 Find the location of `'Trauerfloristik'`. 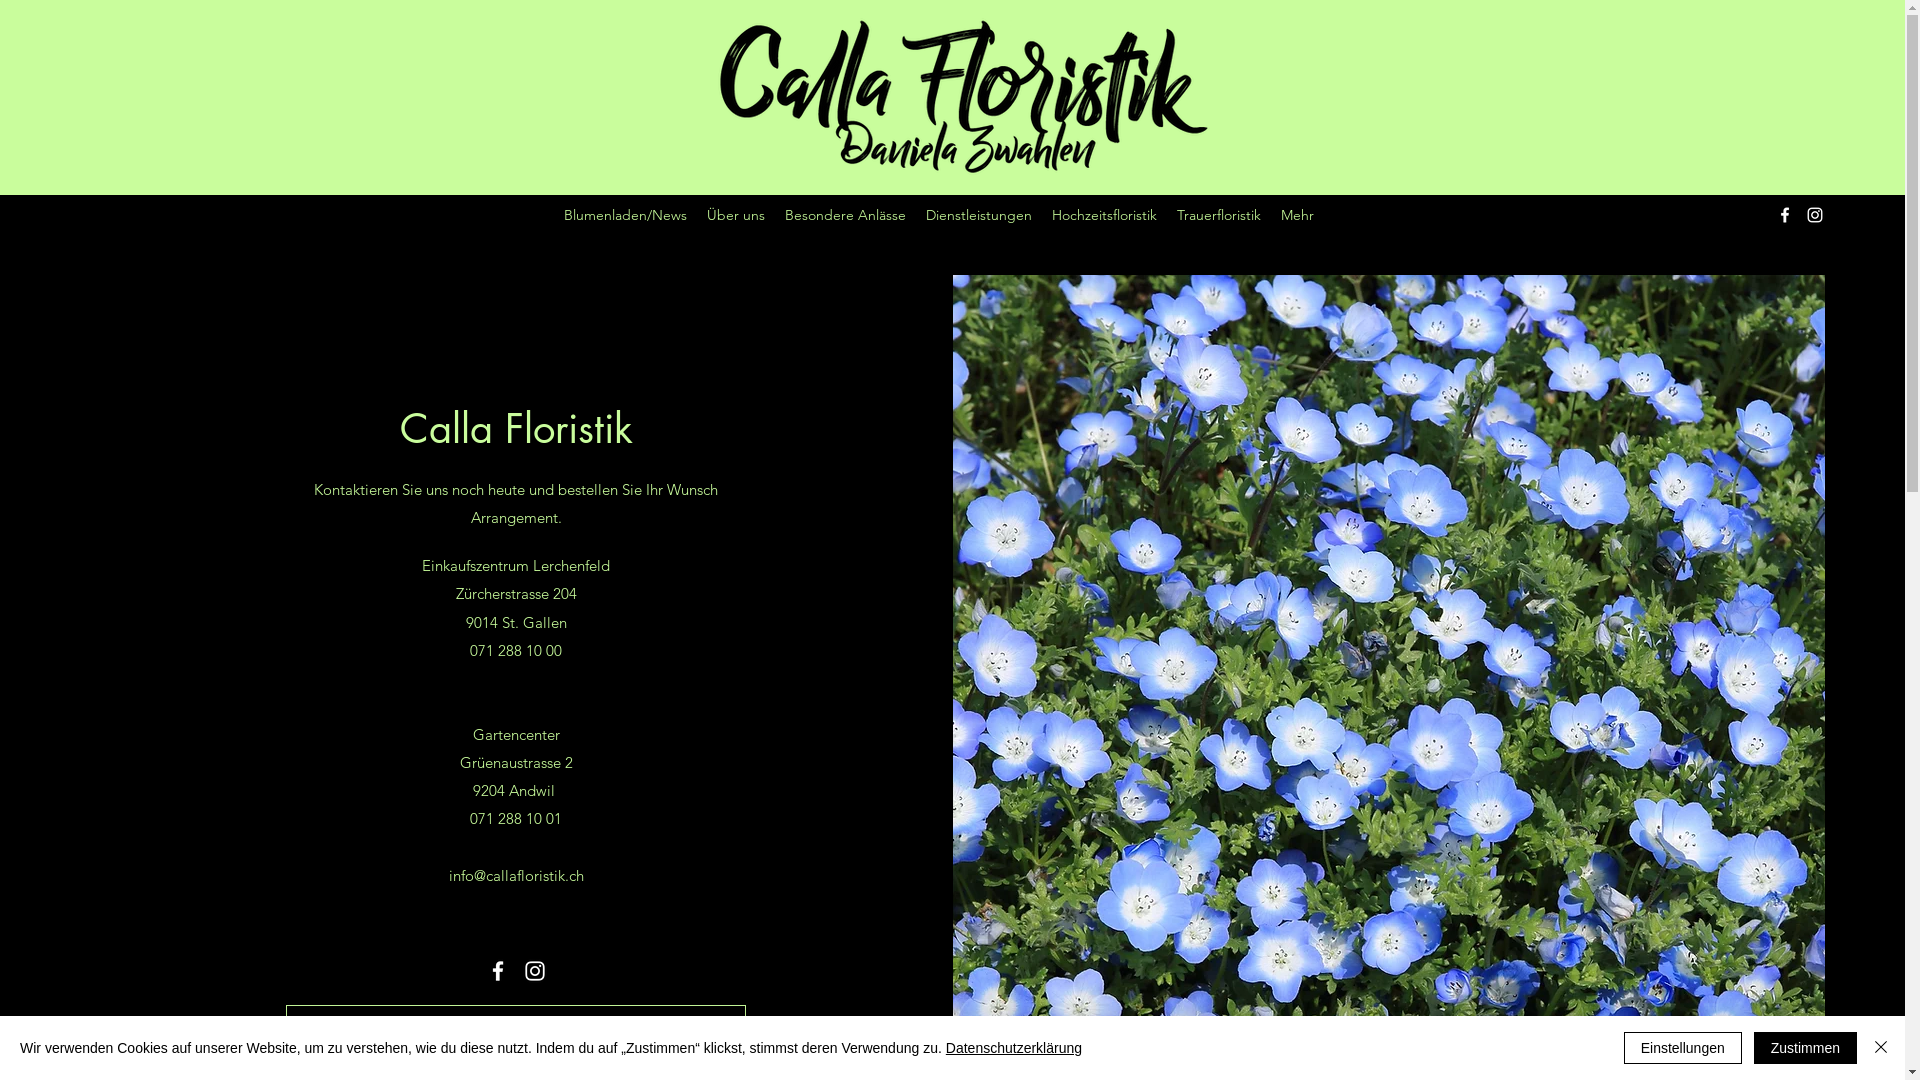

'Trauerfloristik' is located at coordinates (1218, 215).